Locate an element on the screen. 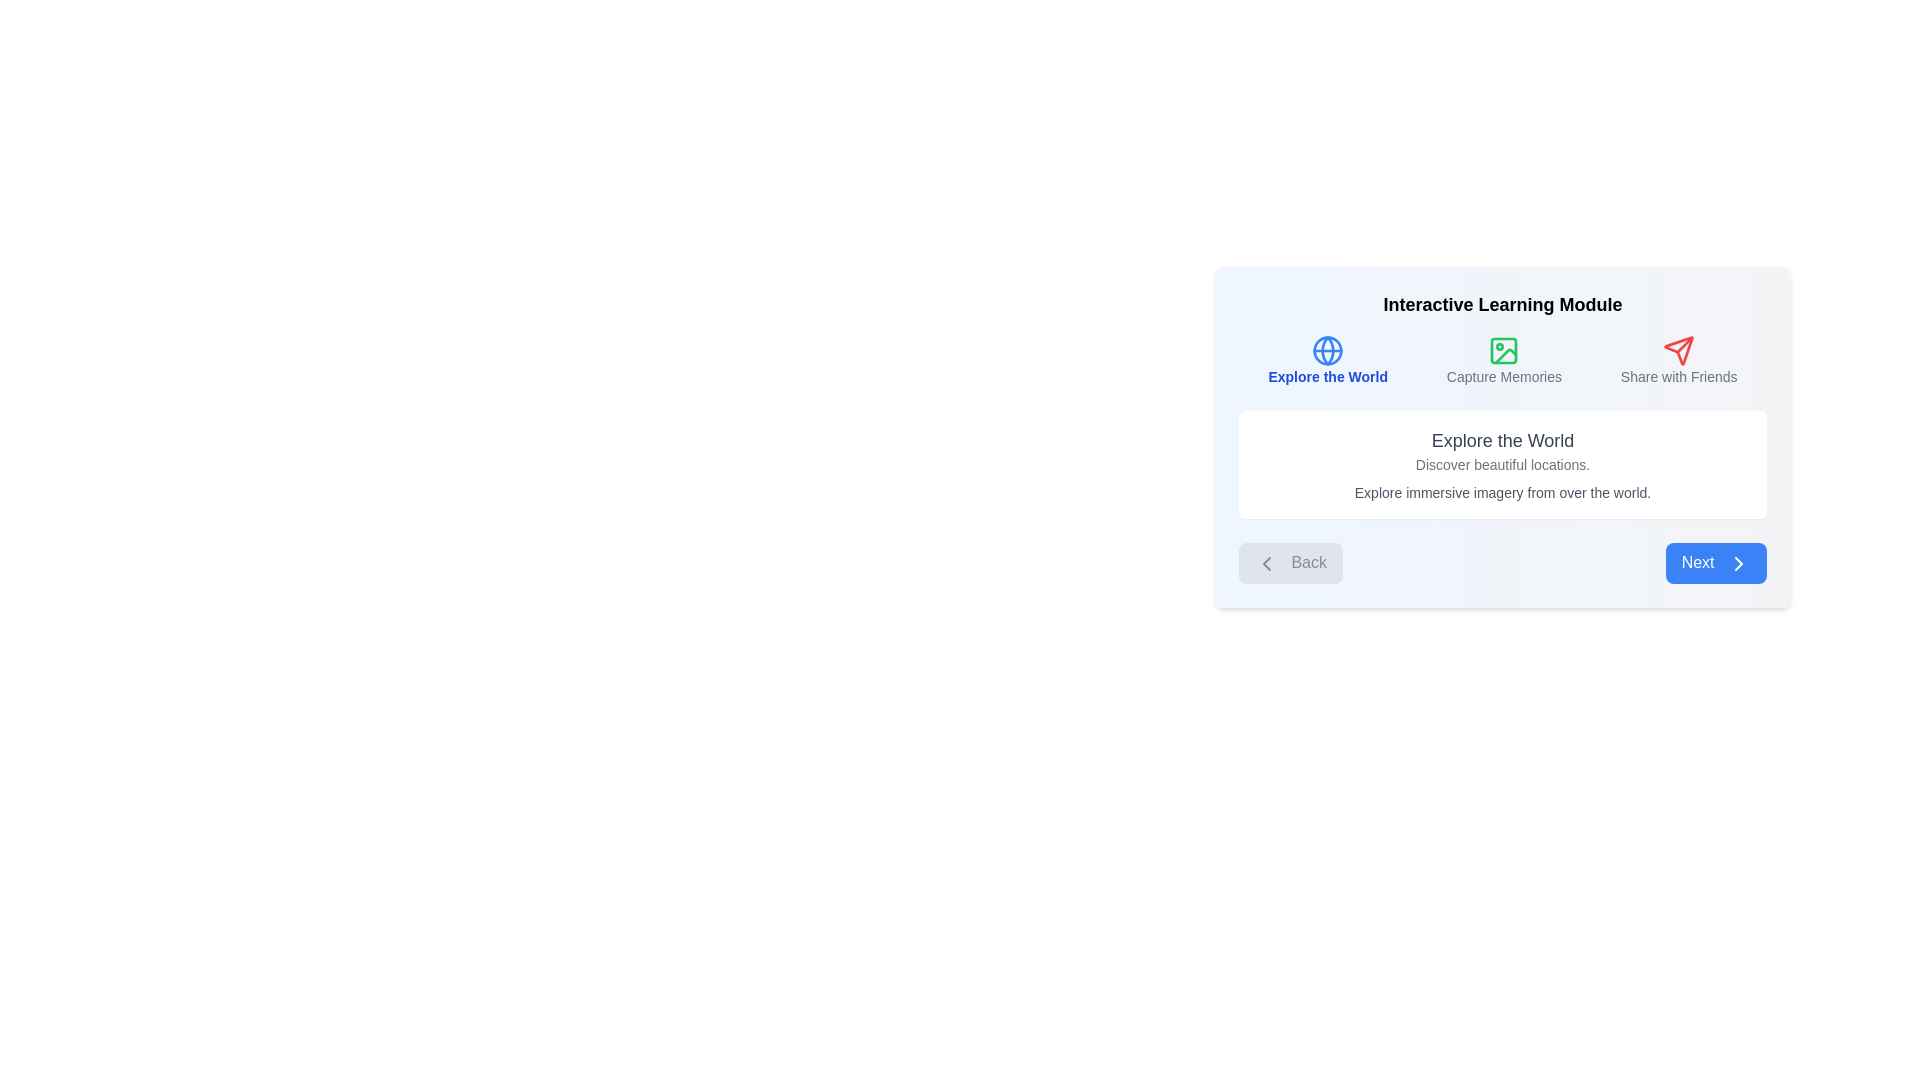 This screenshot has width=1920, height=1080. the navigation button located on the far-left side of the panel by pressing Tab, then activate it by pressing Enter is located at coordinates (1291, 563).